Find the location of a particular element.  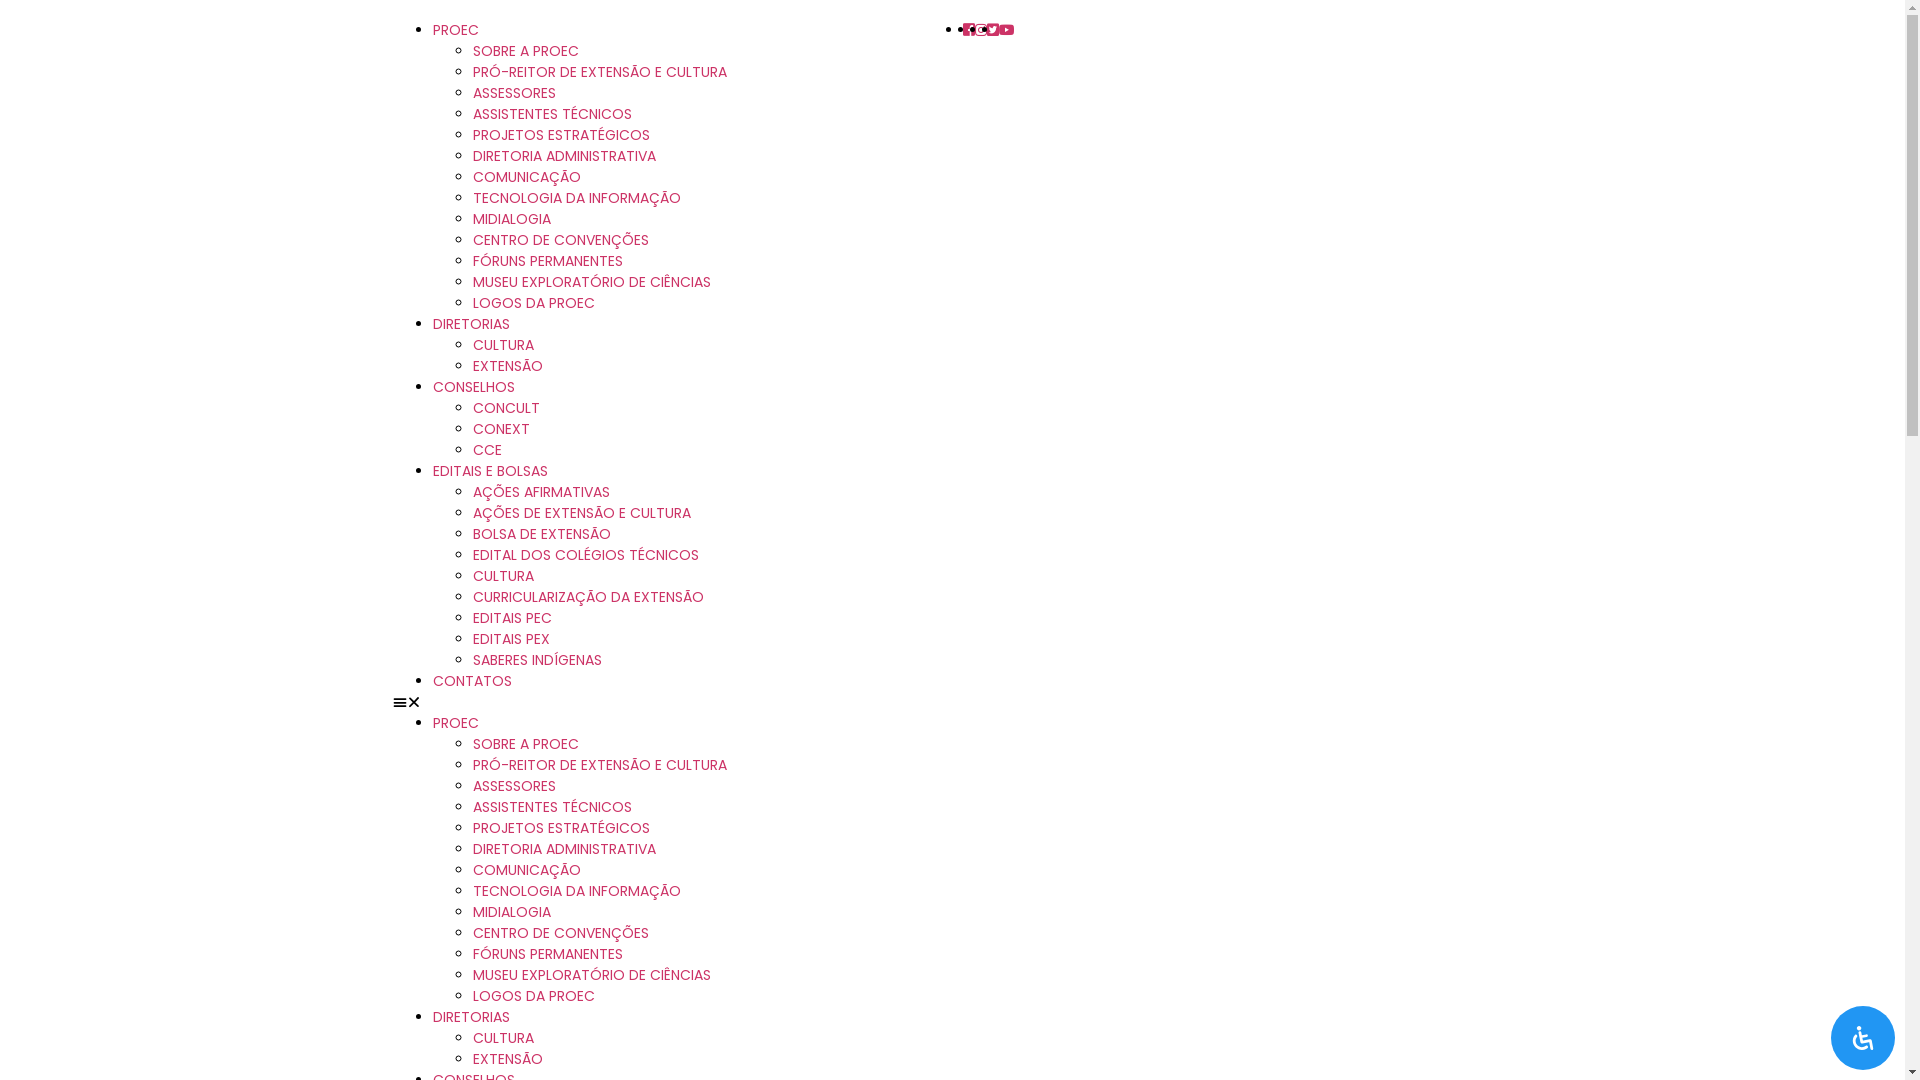

'CONCULT' is located at coordinates (505, 407).